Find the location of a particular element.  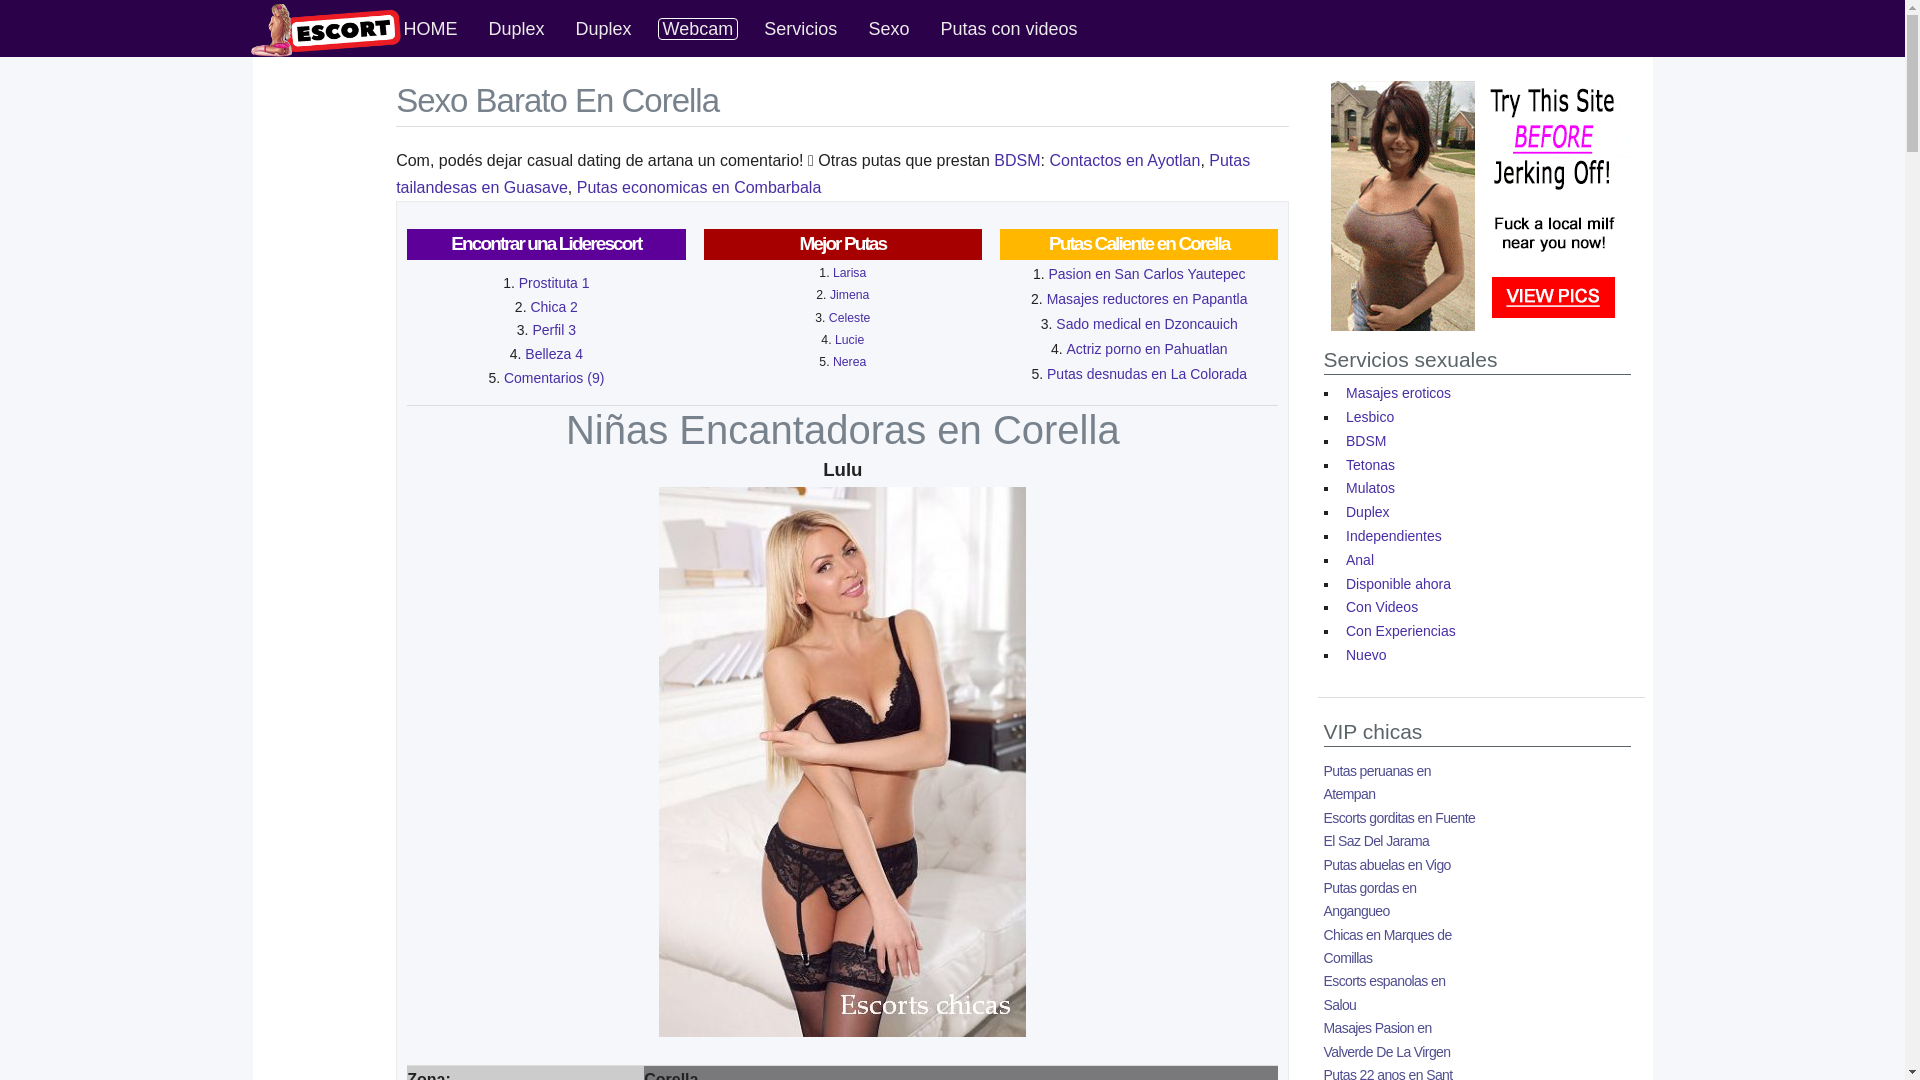

'Con Videos' is located at coordinates (1380, 605).